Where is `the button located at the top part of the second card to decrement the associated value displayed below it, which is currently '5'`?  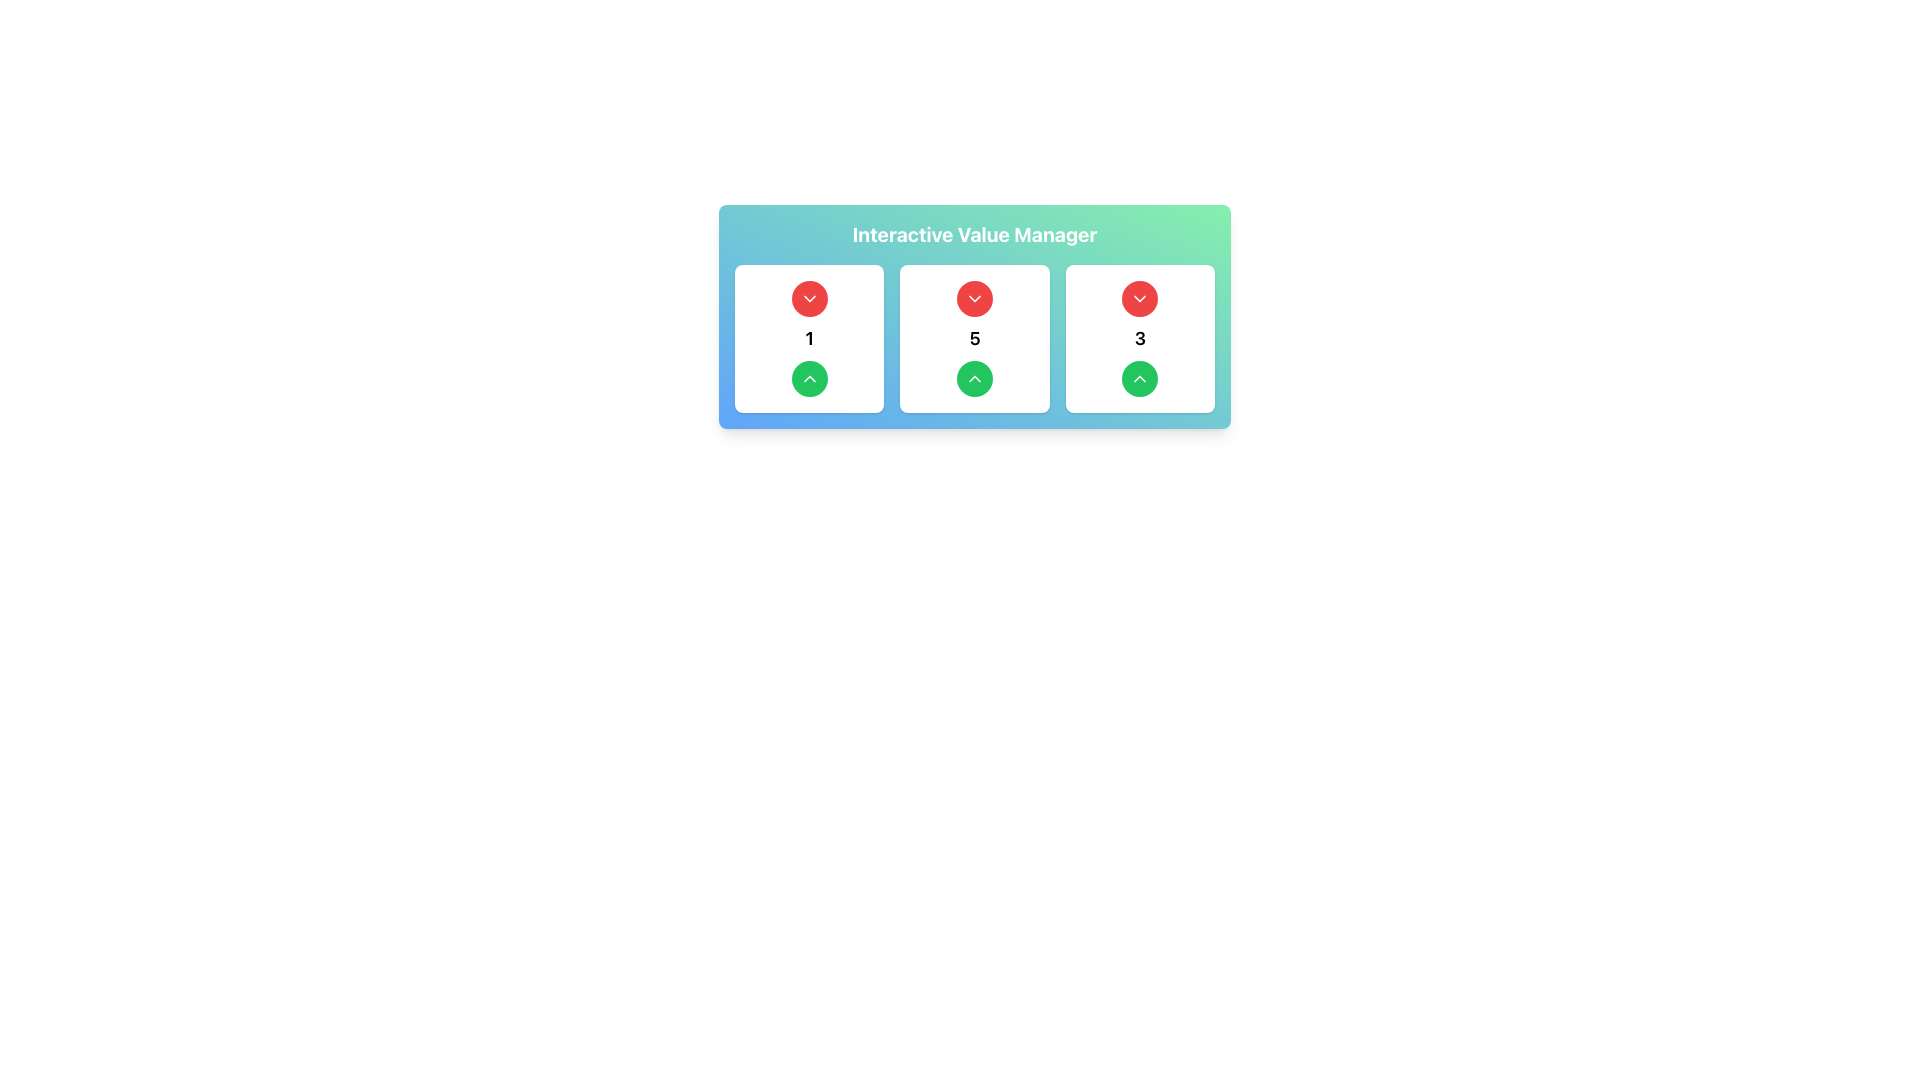
the button located at the top part of the second card to decrement the associated value displayed below it, which is currently '5' is located at coordinates (974, 299).